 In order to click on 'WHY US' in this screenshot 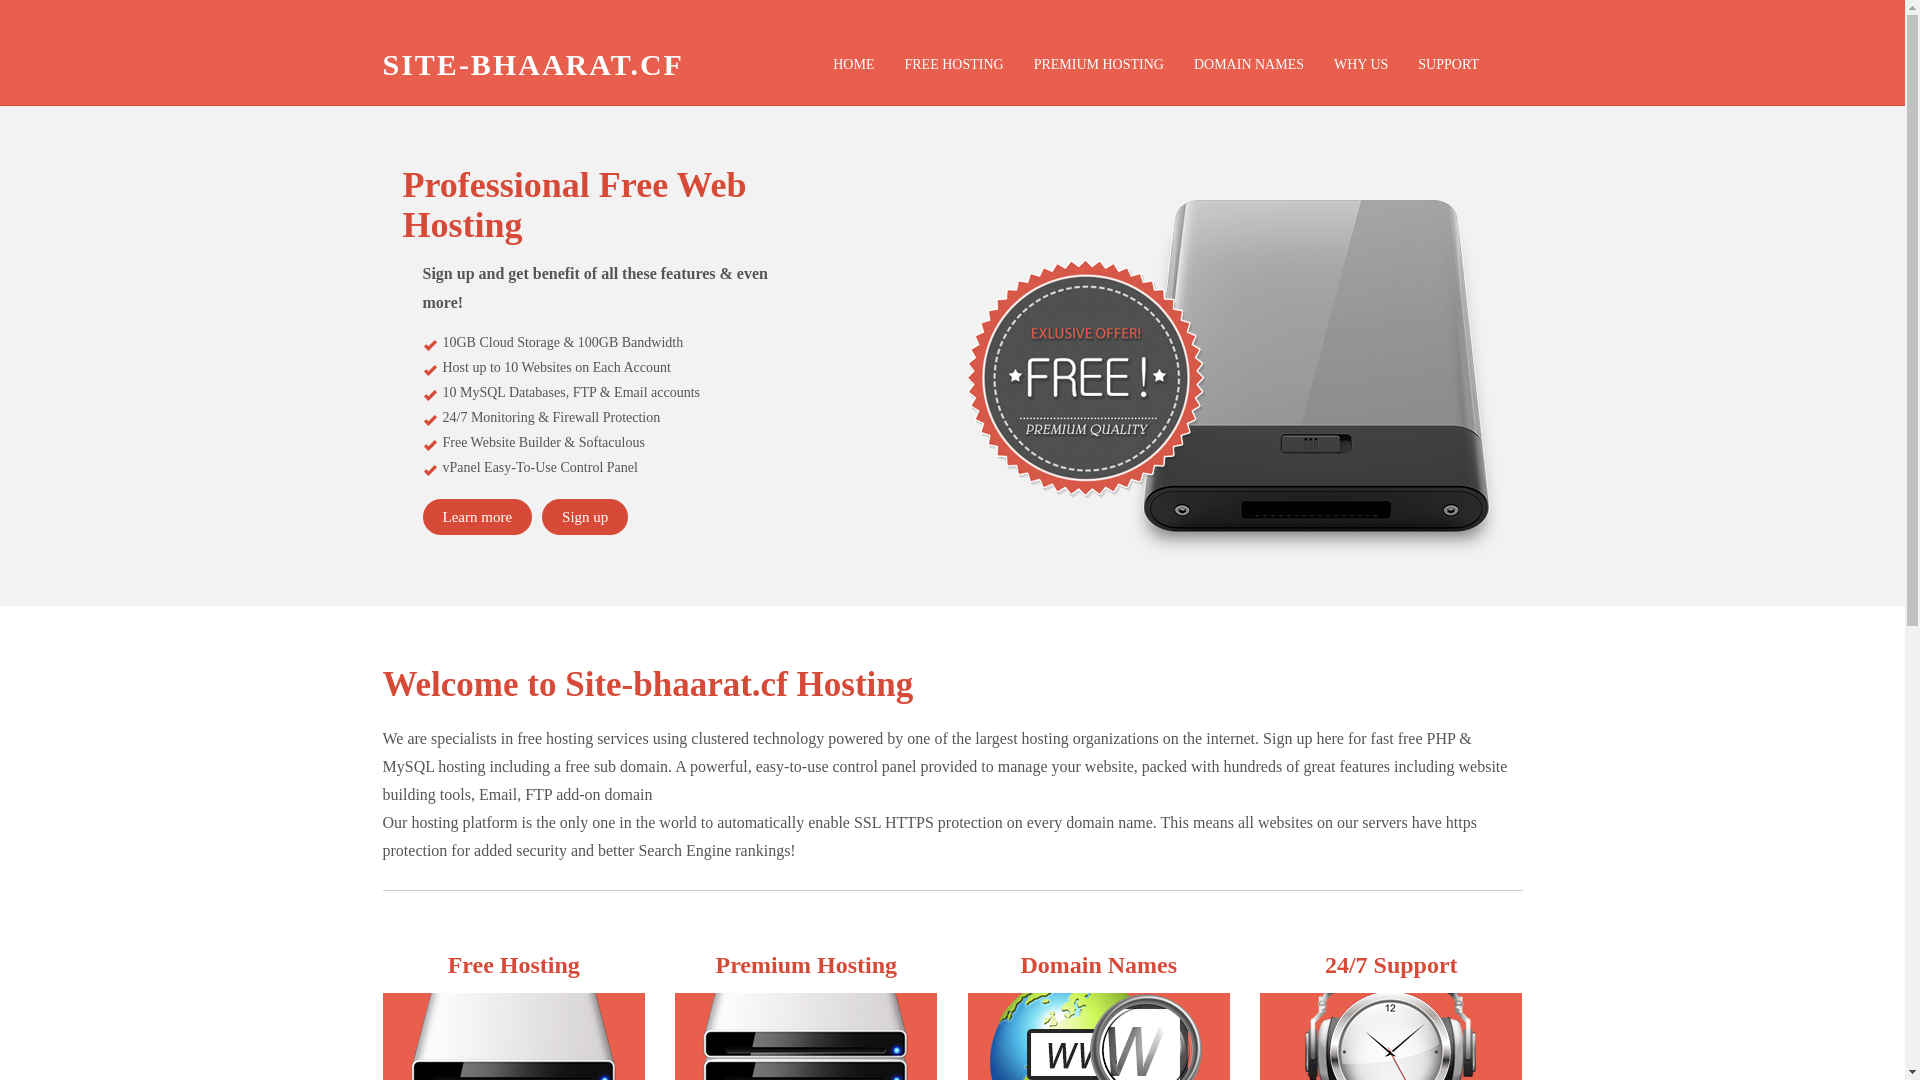, I will do `click(1319, 64)`.